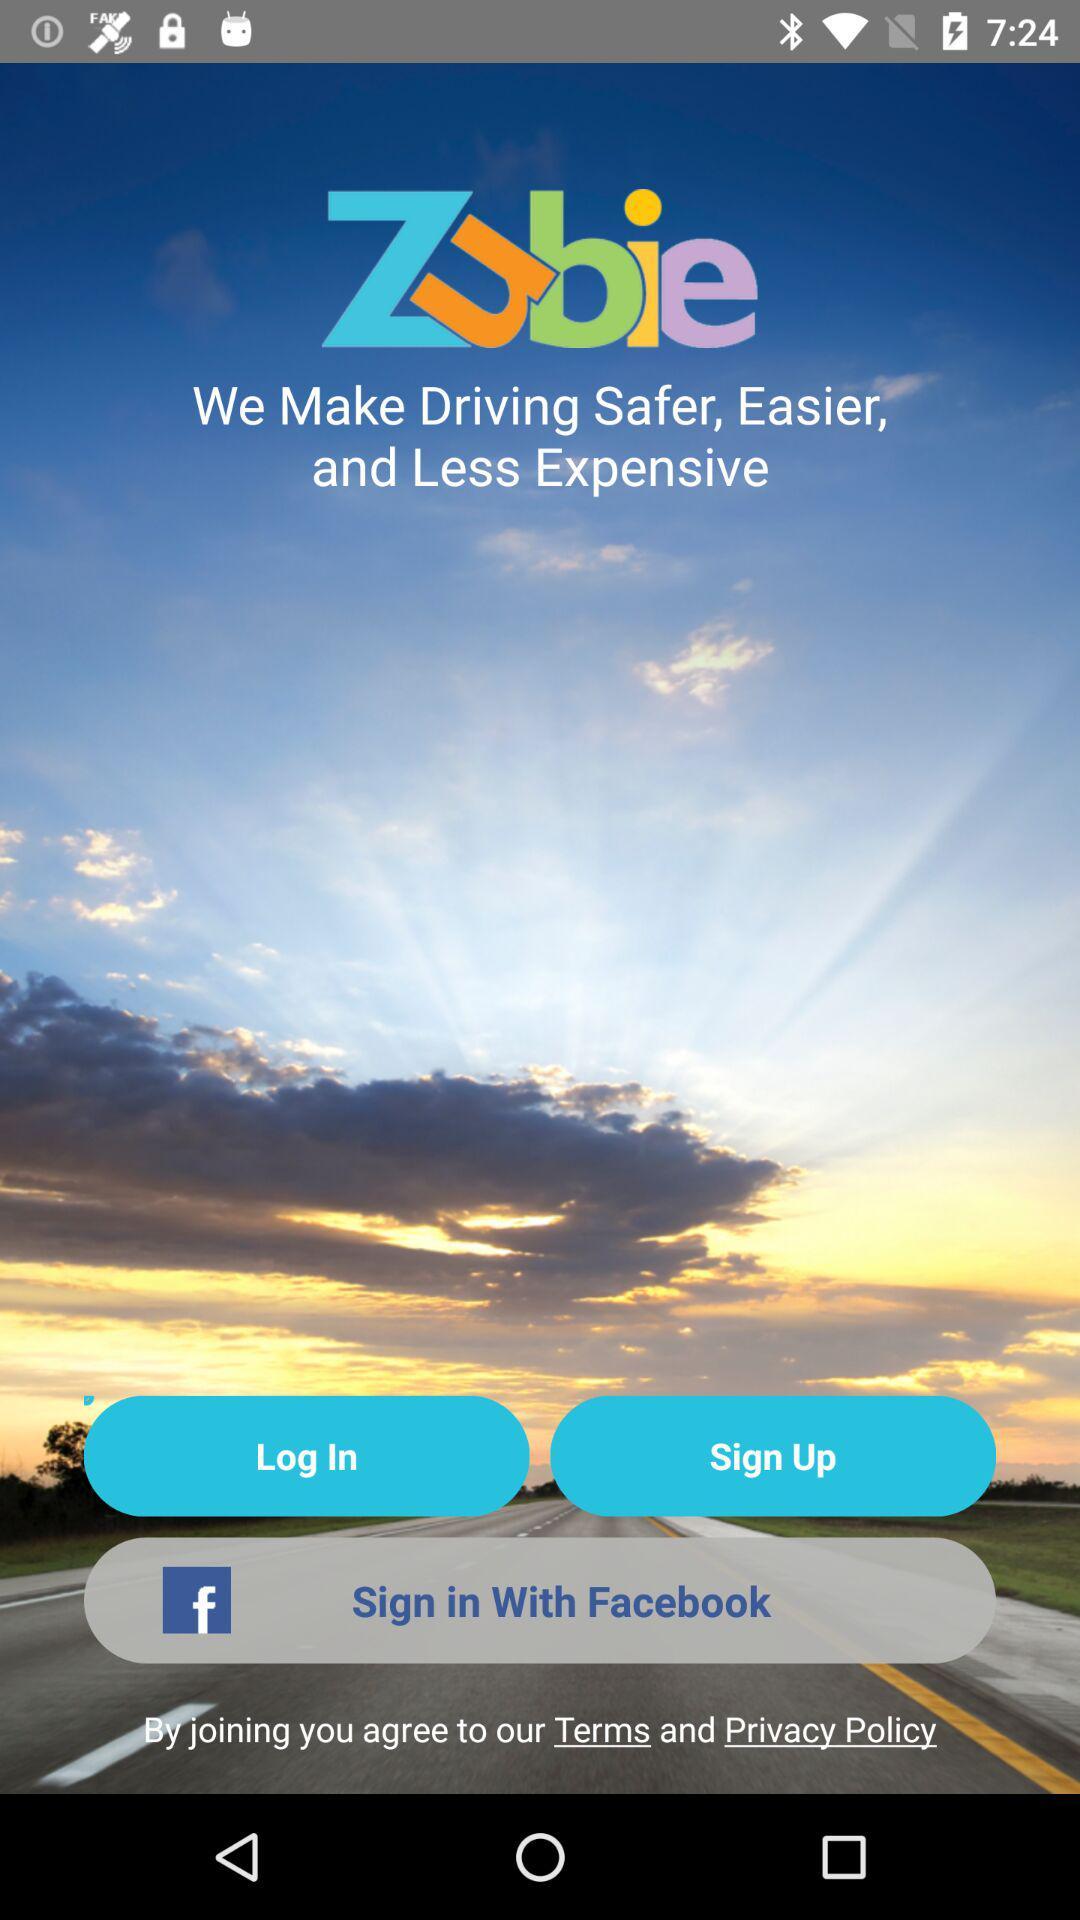 The width and height of the screenshot is (1080, 1920). I want to click on the icon above the by joining you, so click(540, 1600).